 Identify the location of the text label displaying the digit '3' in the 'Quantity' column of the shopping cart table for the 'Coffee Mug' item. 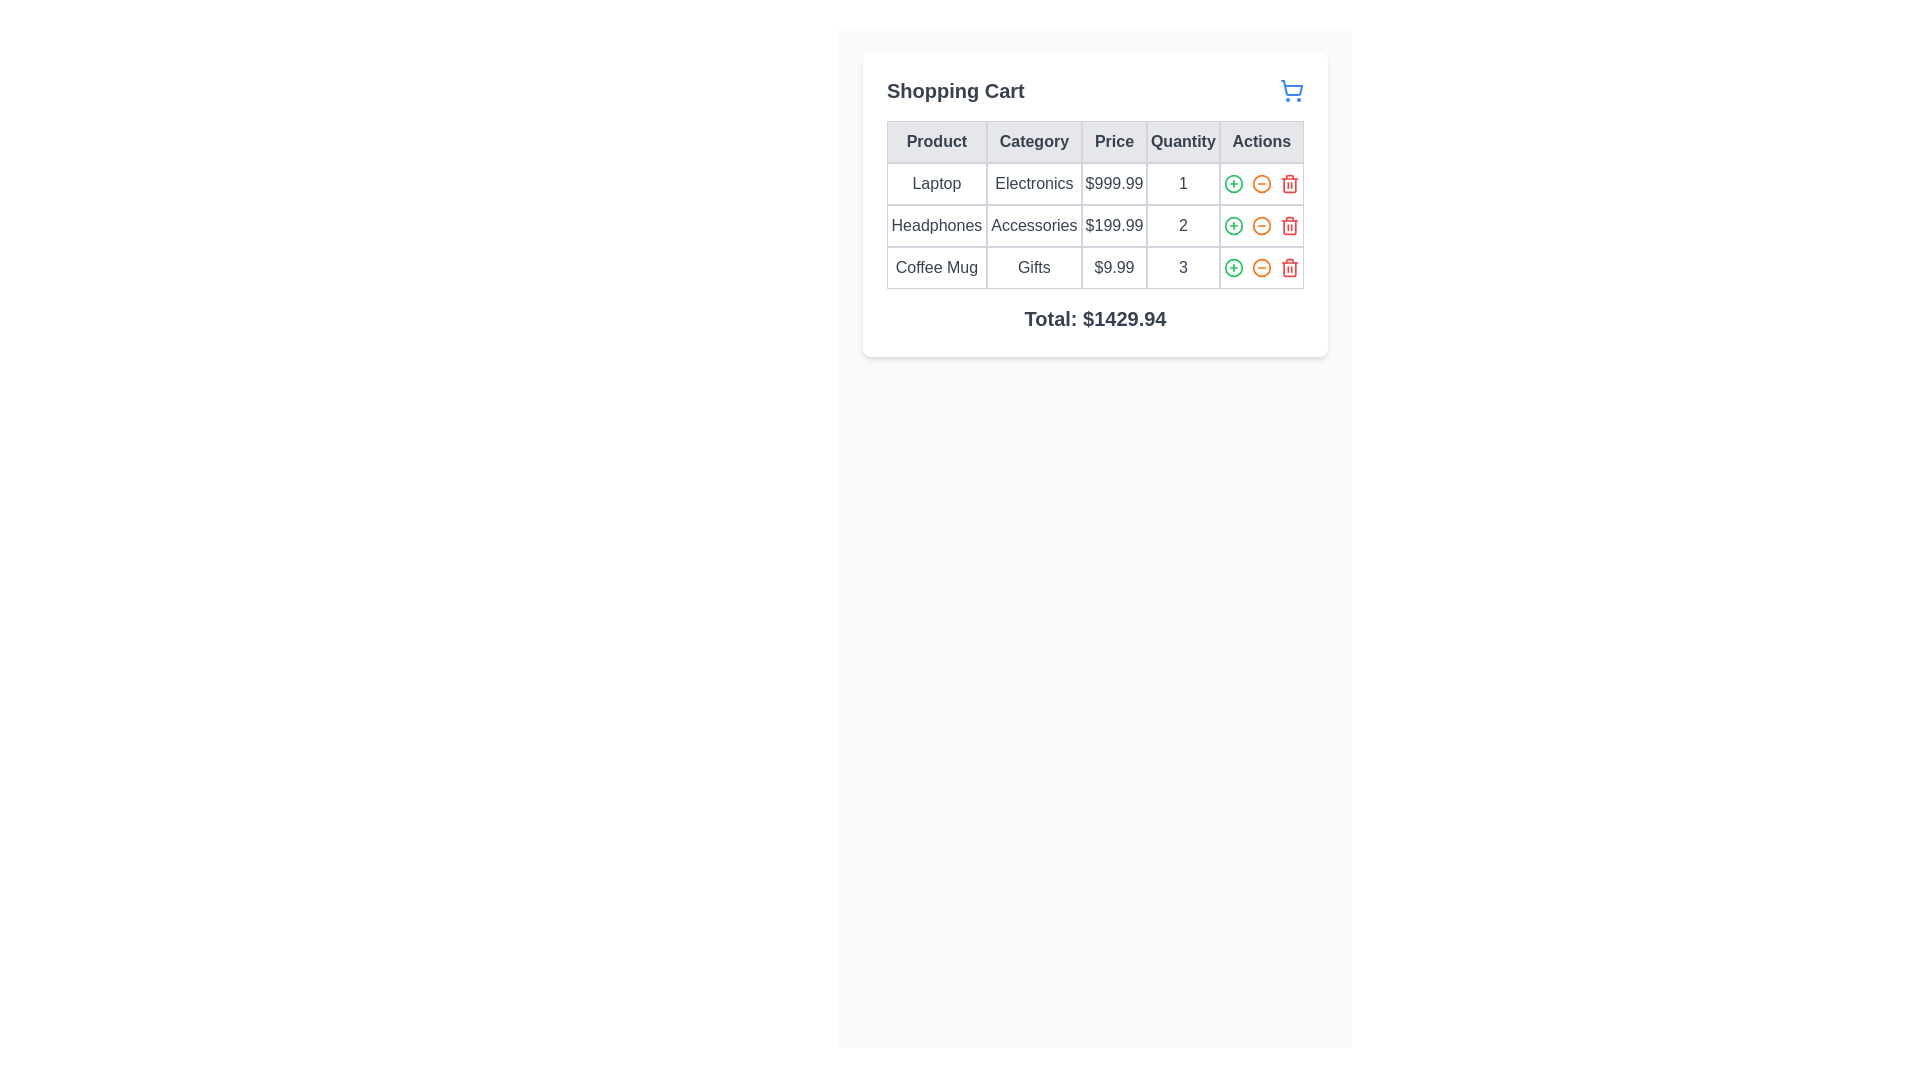
(1183, 266).